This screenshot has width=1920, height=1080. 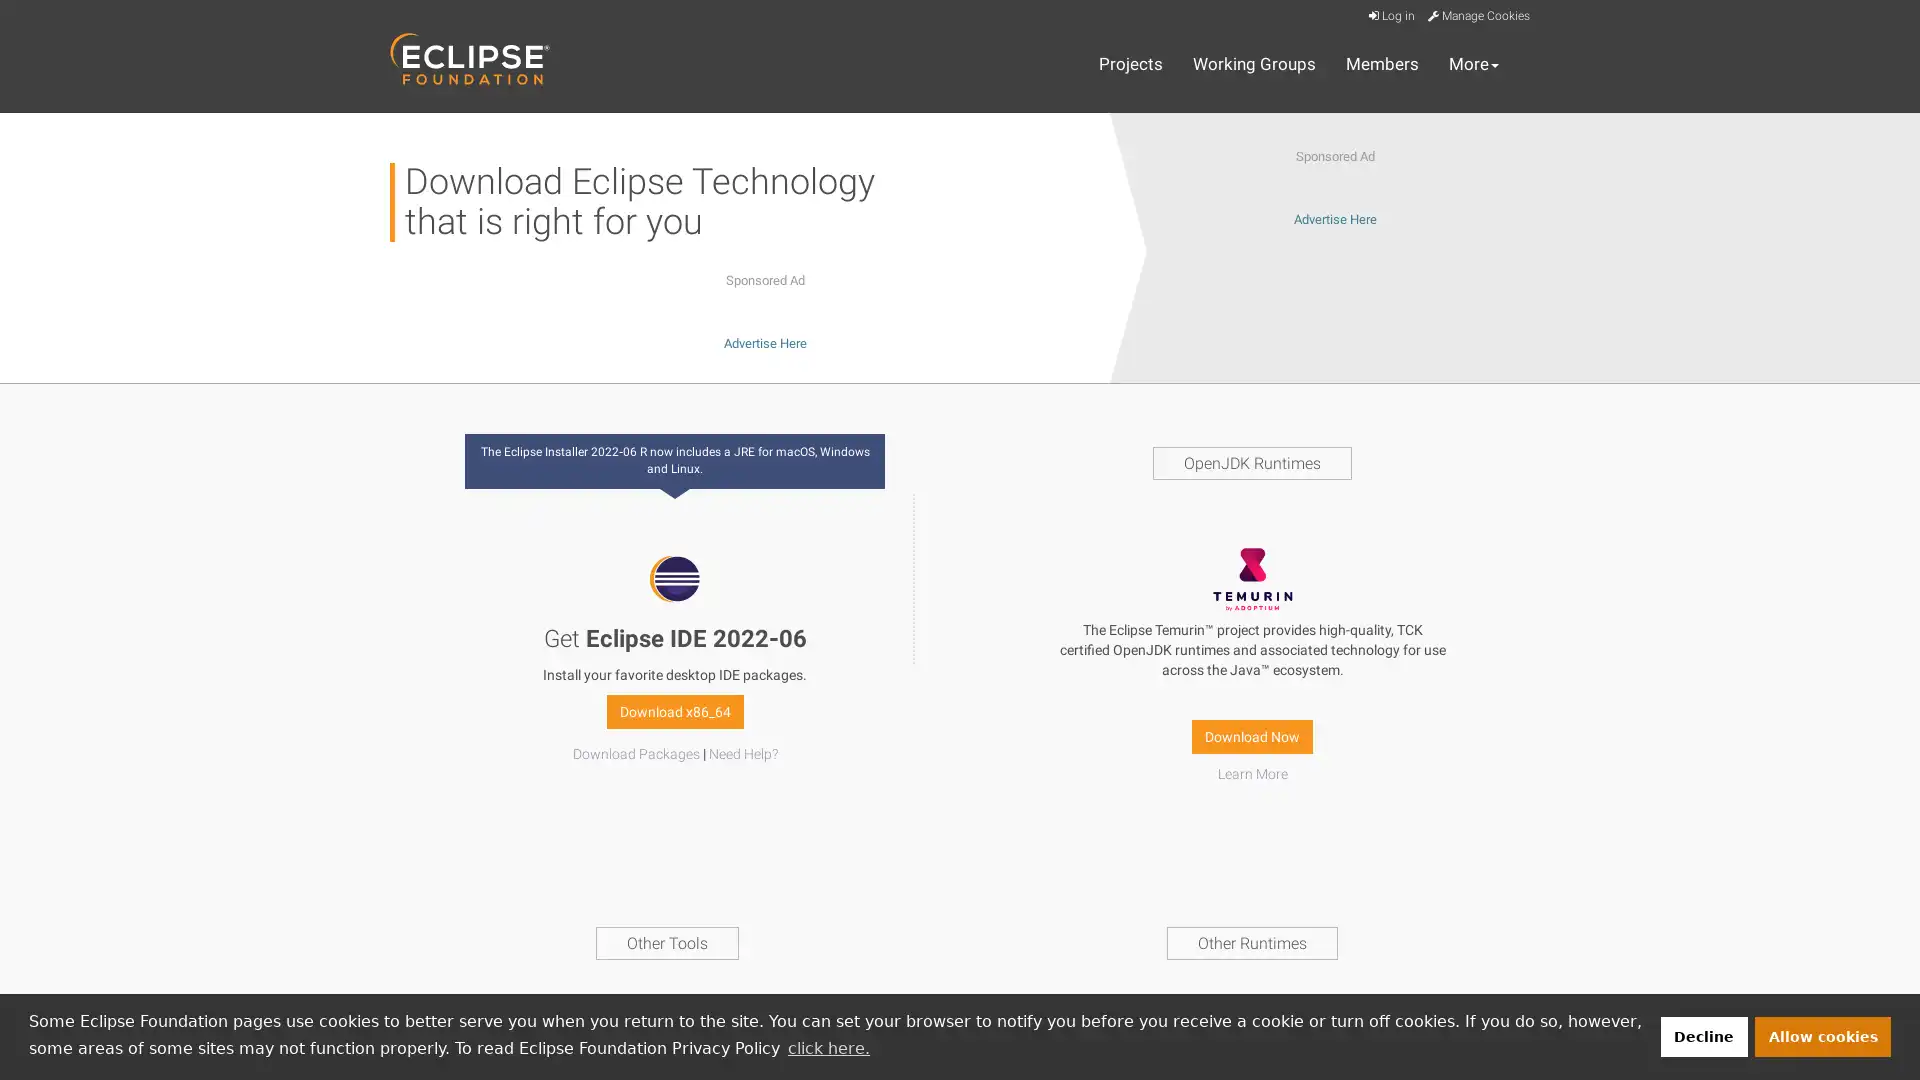 What do you see at coordinates (1702, 1035) in the screenshot?
I see `deny cookies` at bounding box center [1702, 1035].